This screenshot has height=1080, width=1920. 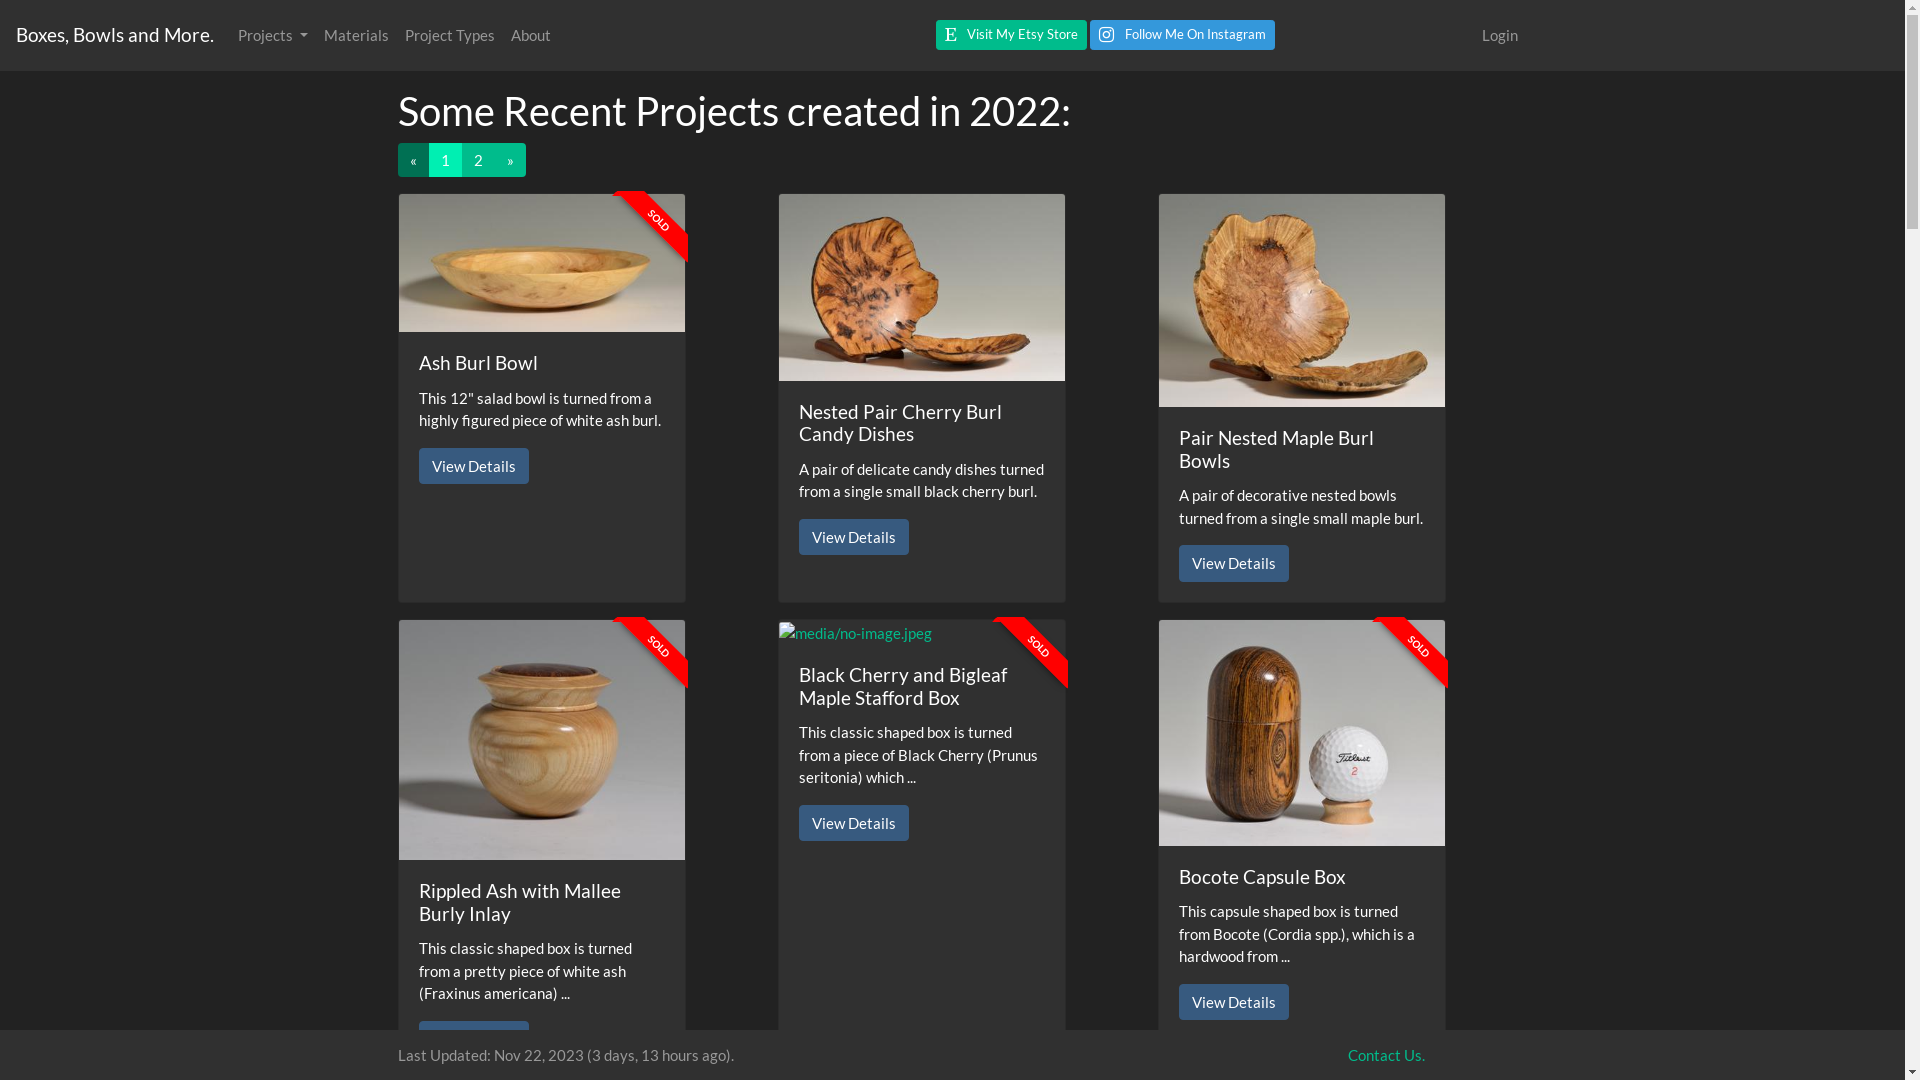 I want to click on 'Projects', so click(x=272, y=35).